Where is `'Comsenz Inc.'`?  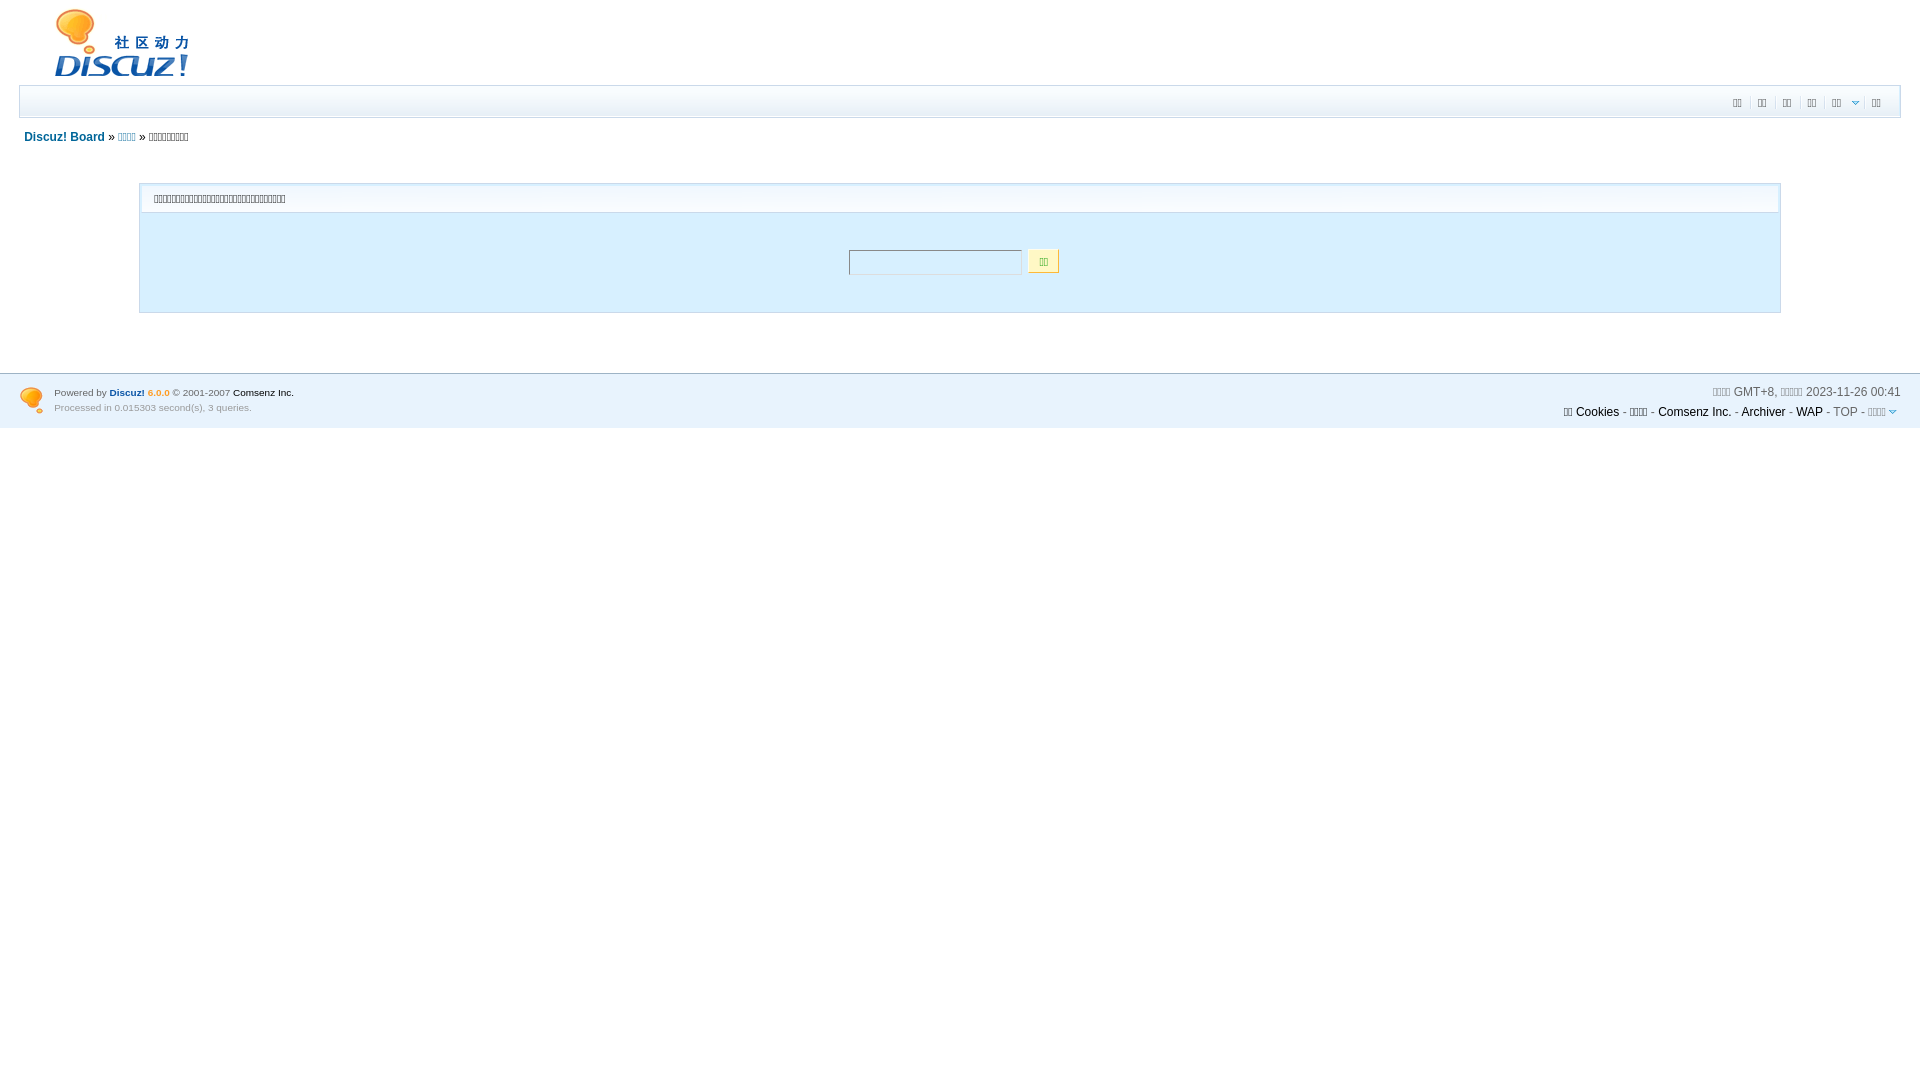
'Comsenz Inc.' is located at coordinates (262, 392).